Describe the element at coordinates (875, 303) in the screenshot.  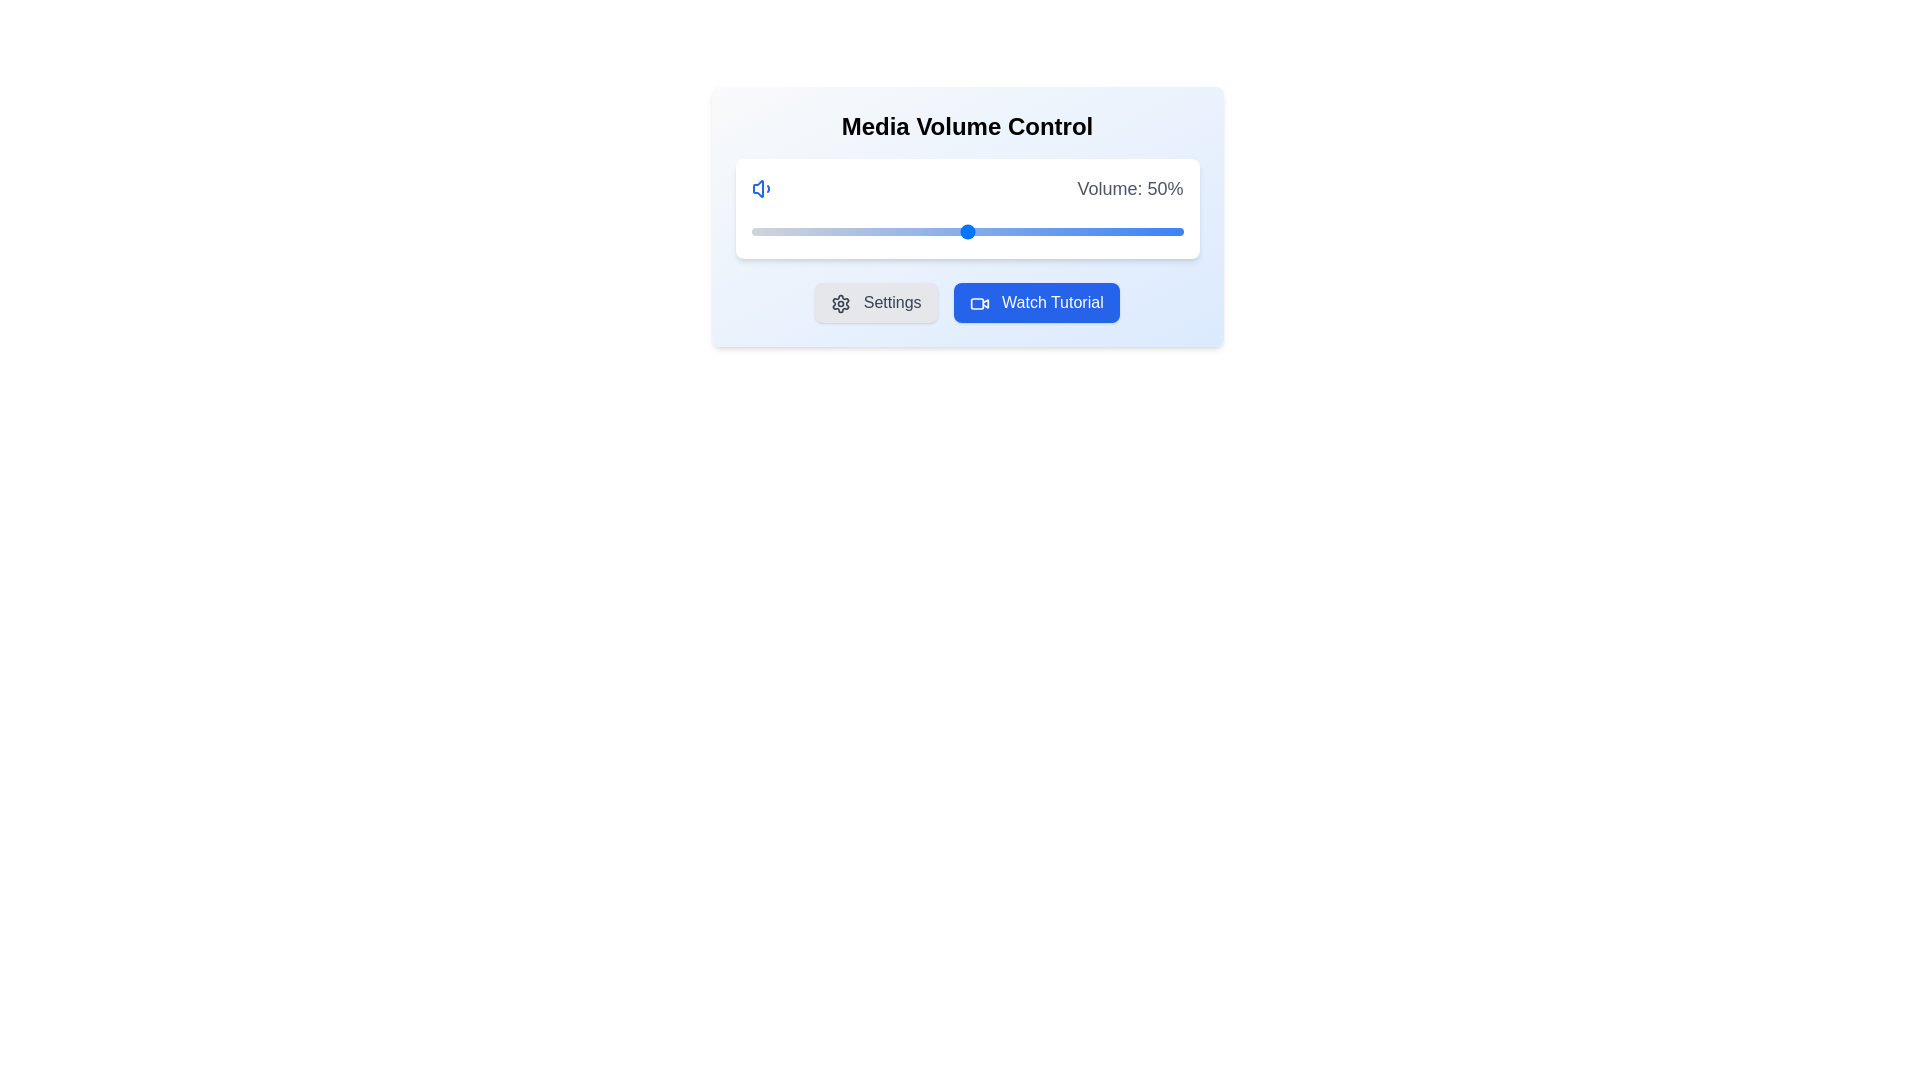
I see `the 'Settings' button to open the settings menu` at that location.